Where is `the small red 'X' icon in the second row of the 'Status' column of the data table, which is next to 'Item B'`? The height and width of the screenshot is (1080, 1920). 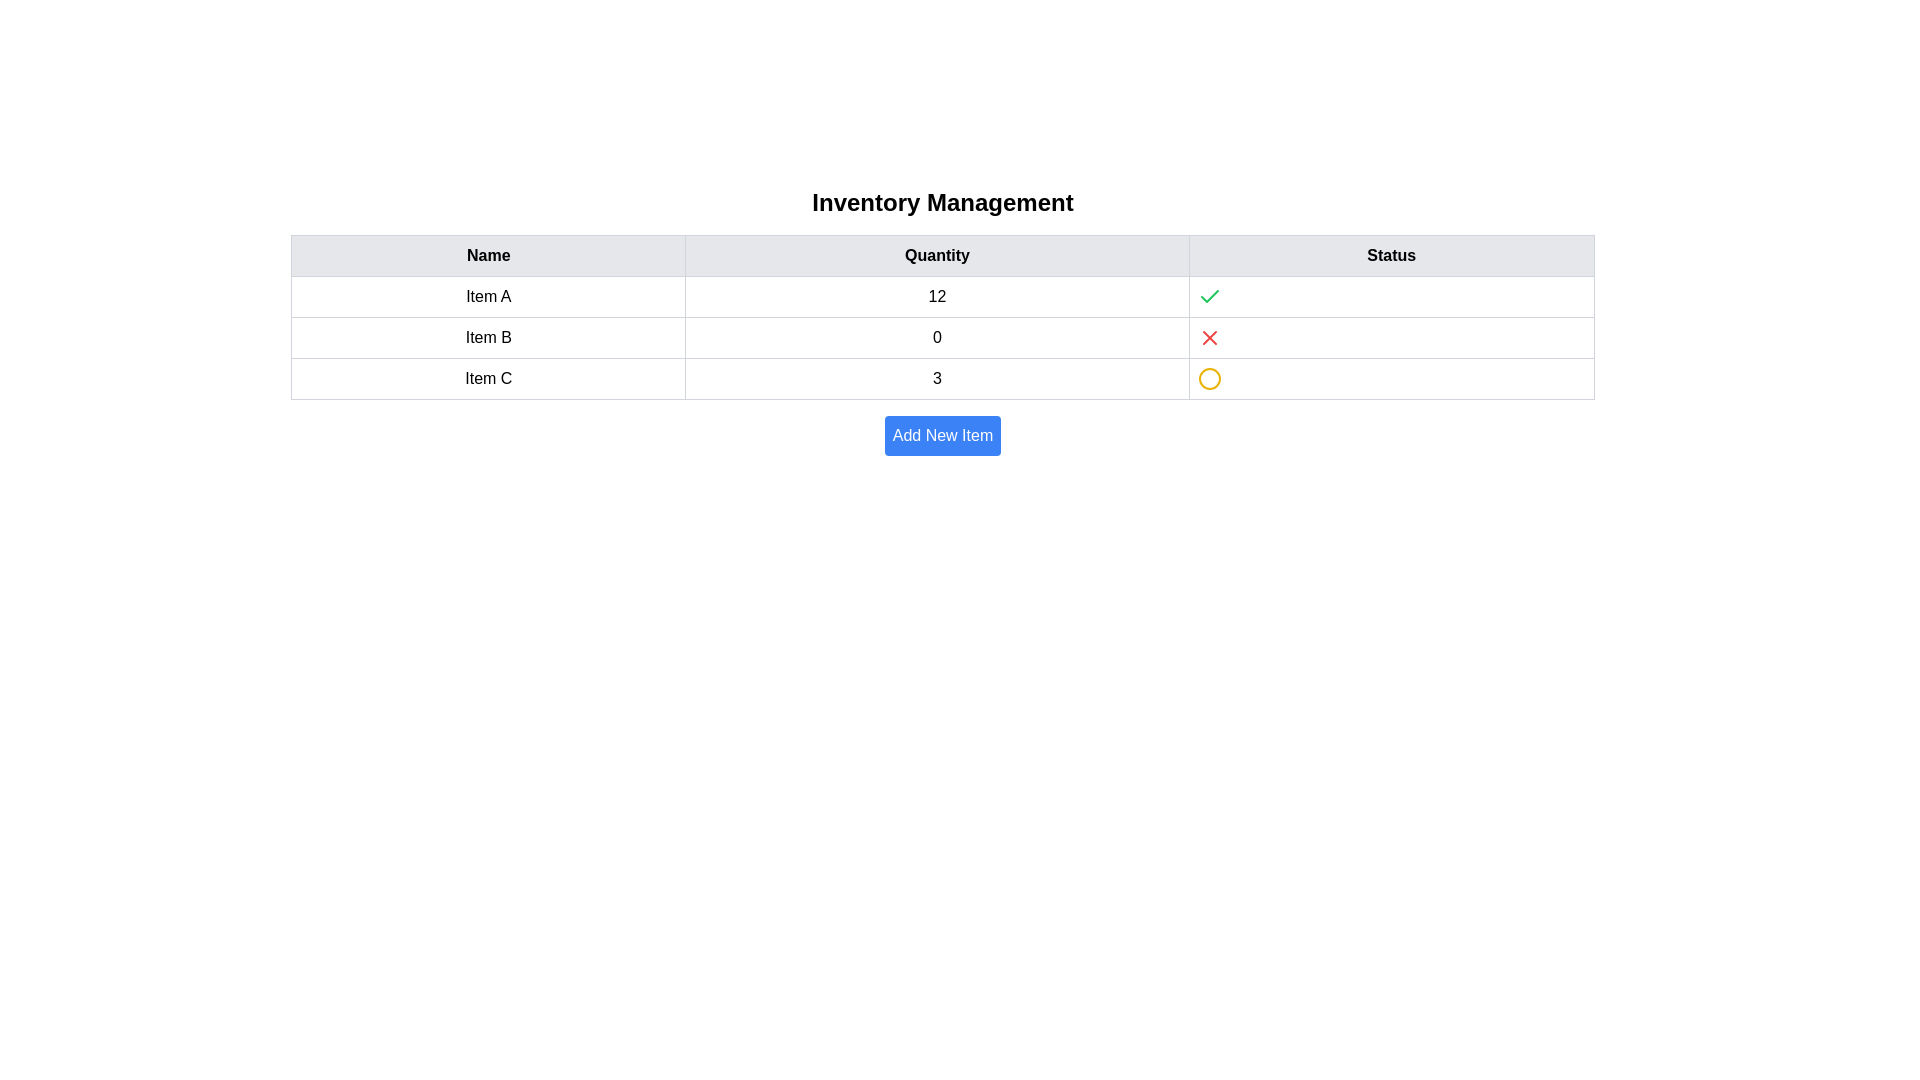 the small red 'X' icon in the second row of the 'Status' column of the data table, which is next to 'Item B' is located at coordinates (1208, 337).